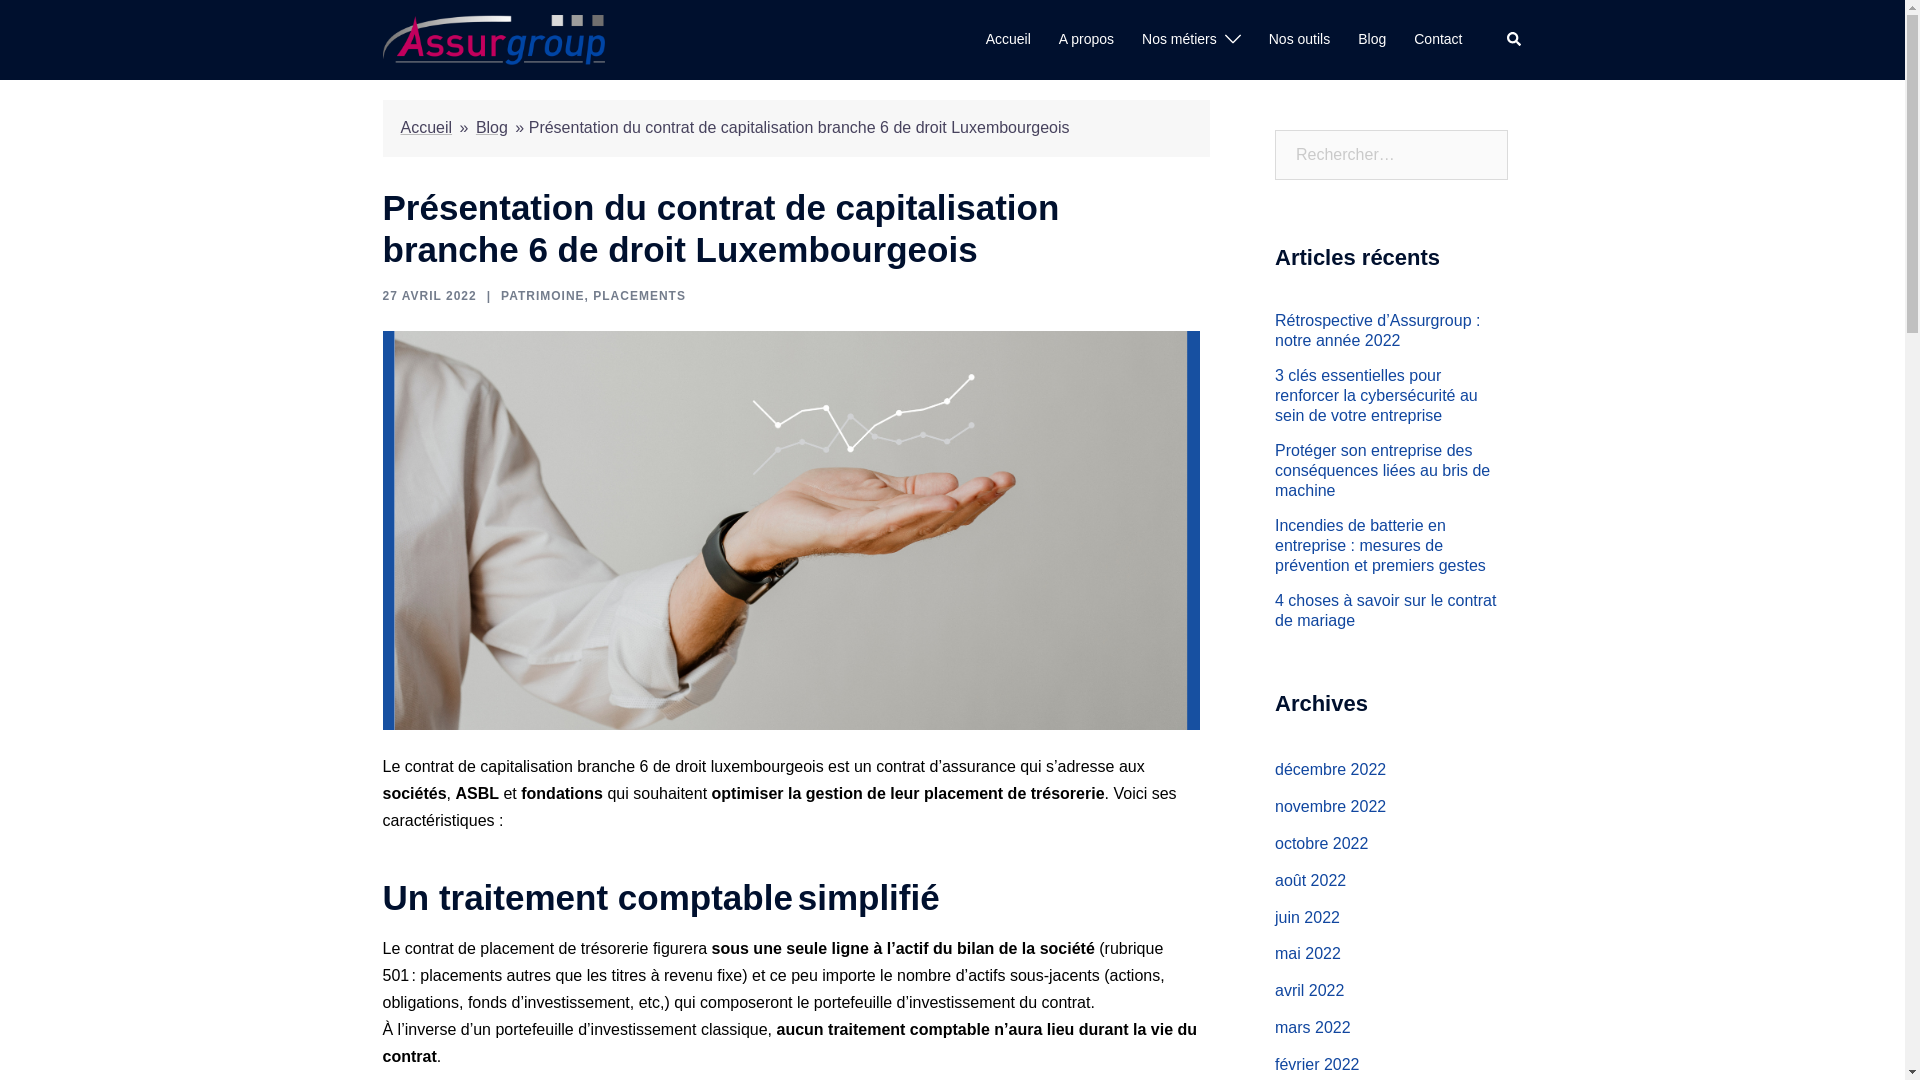  I want to click on 'Contact', so click(1437, 39).